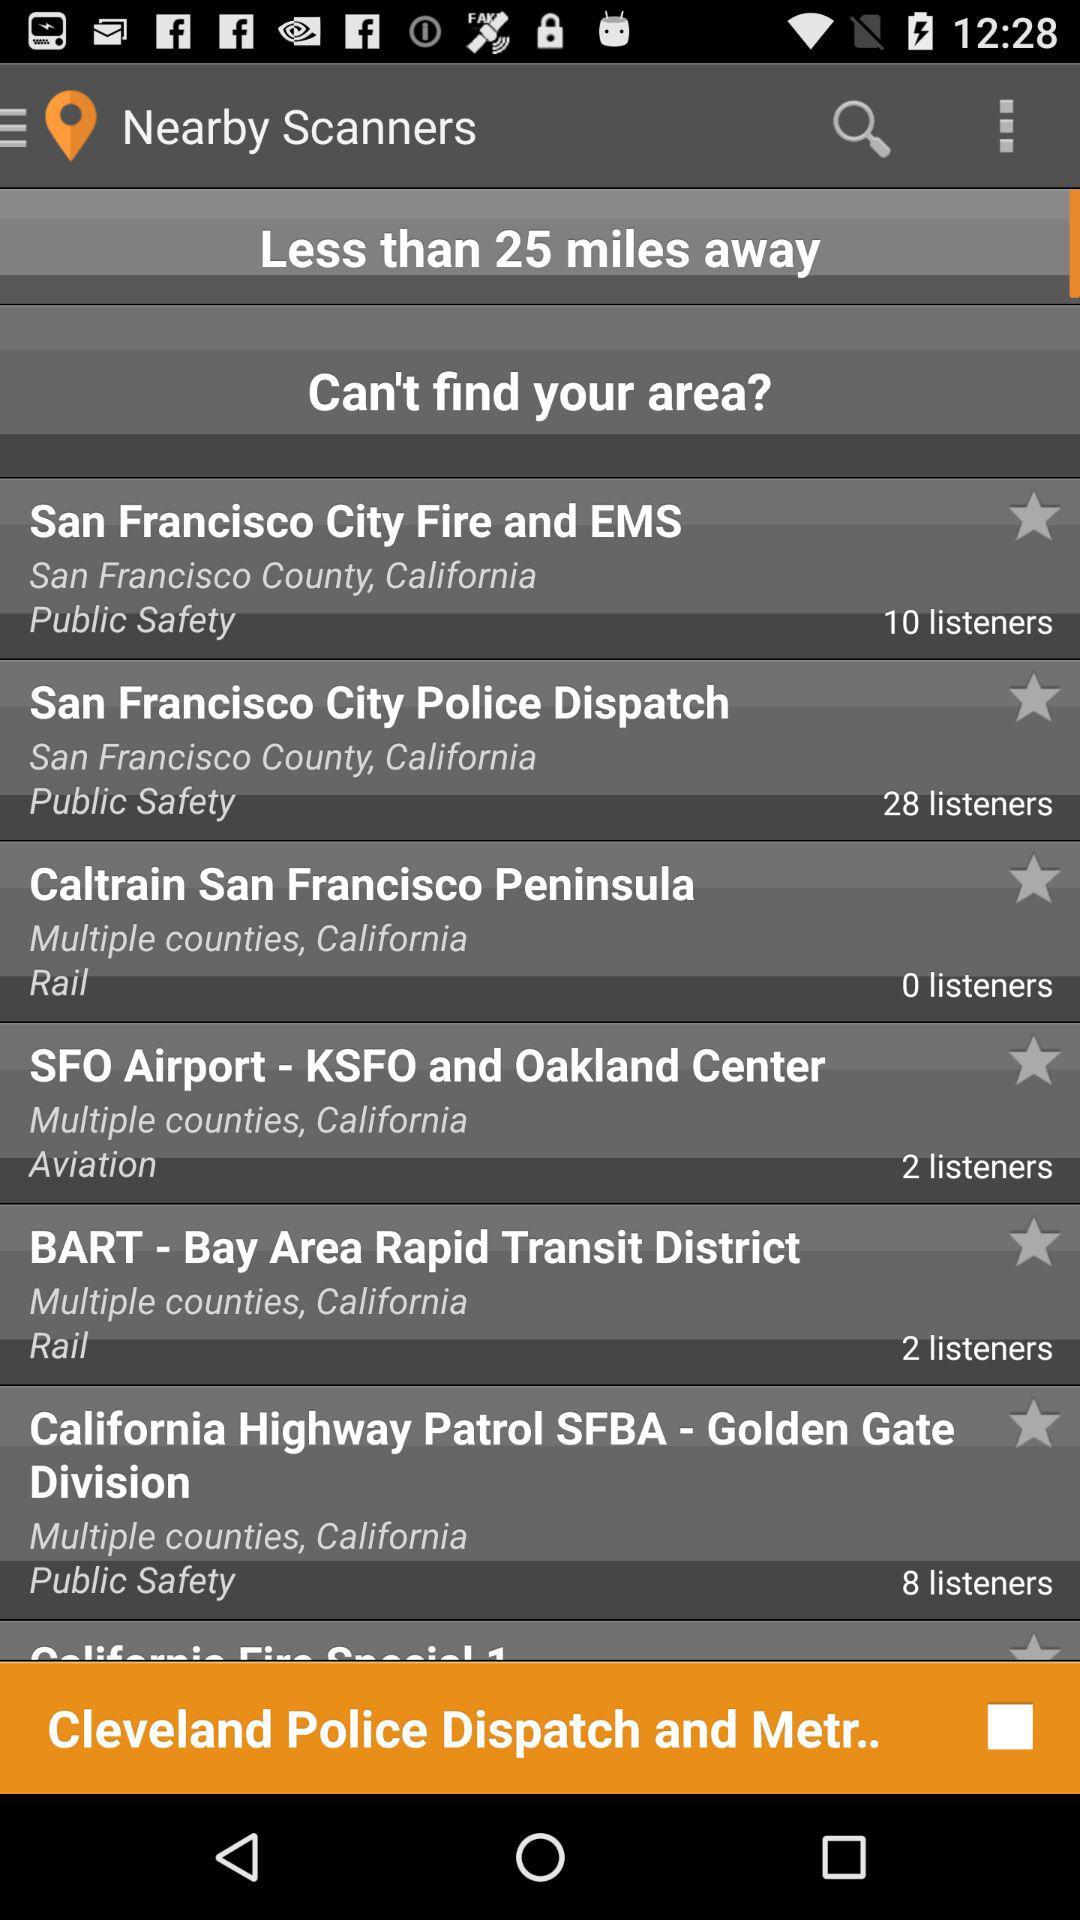 This screenshot has width=1080, height=1920. Describe the element at coordinates (1005, 1725) in the screenshot. I see `icon to the right of the cleveland police dispatch button` at that location.